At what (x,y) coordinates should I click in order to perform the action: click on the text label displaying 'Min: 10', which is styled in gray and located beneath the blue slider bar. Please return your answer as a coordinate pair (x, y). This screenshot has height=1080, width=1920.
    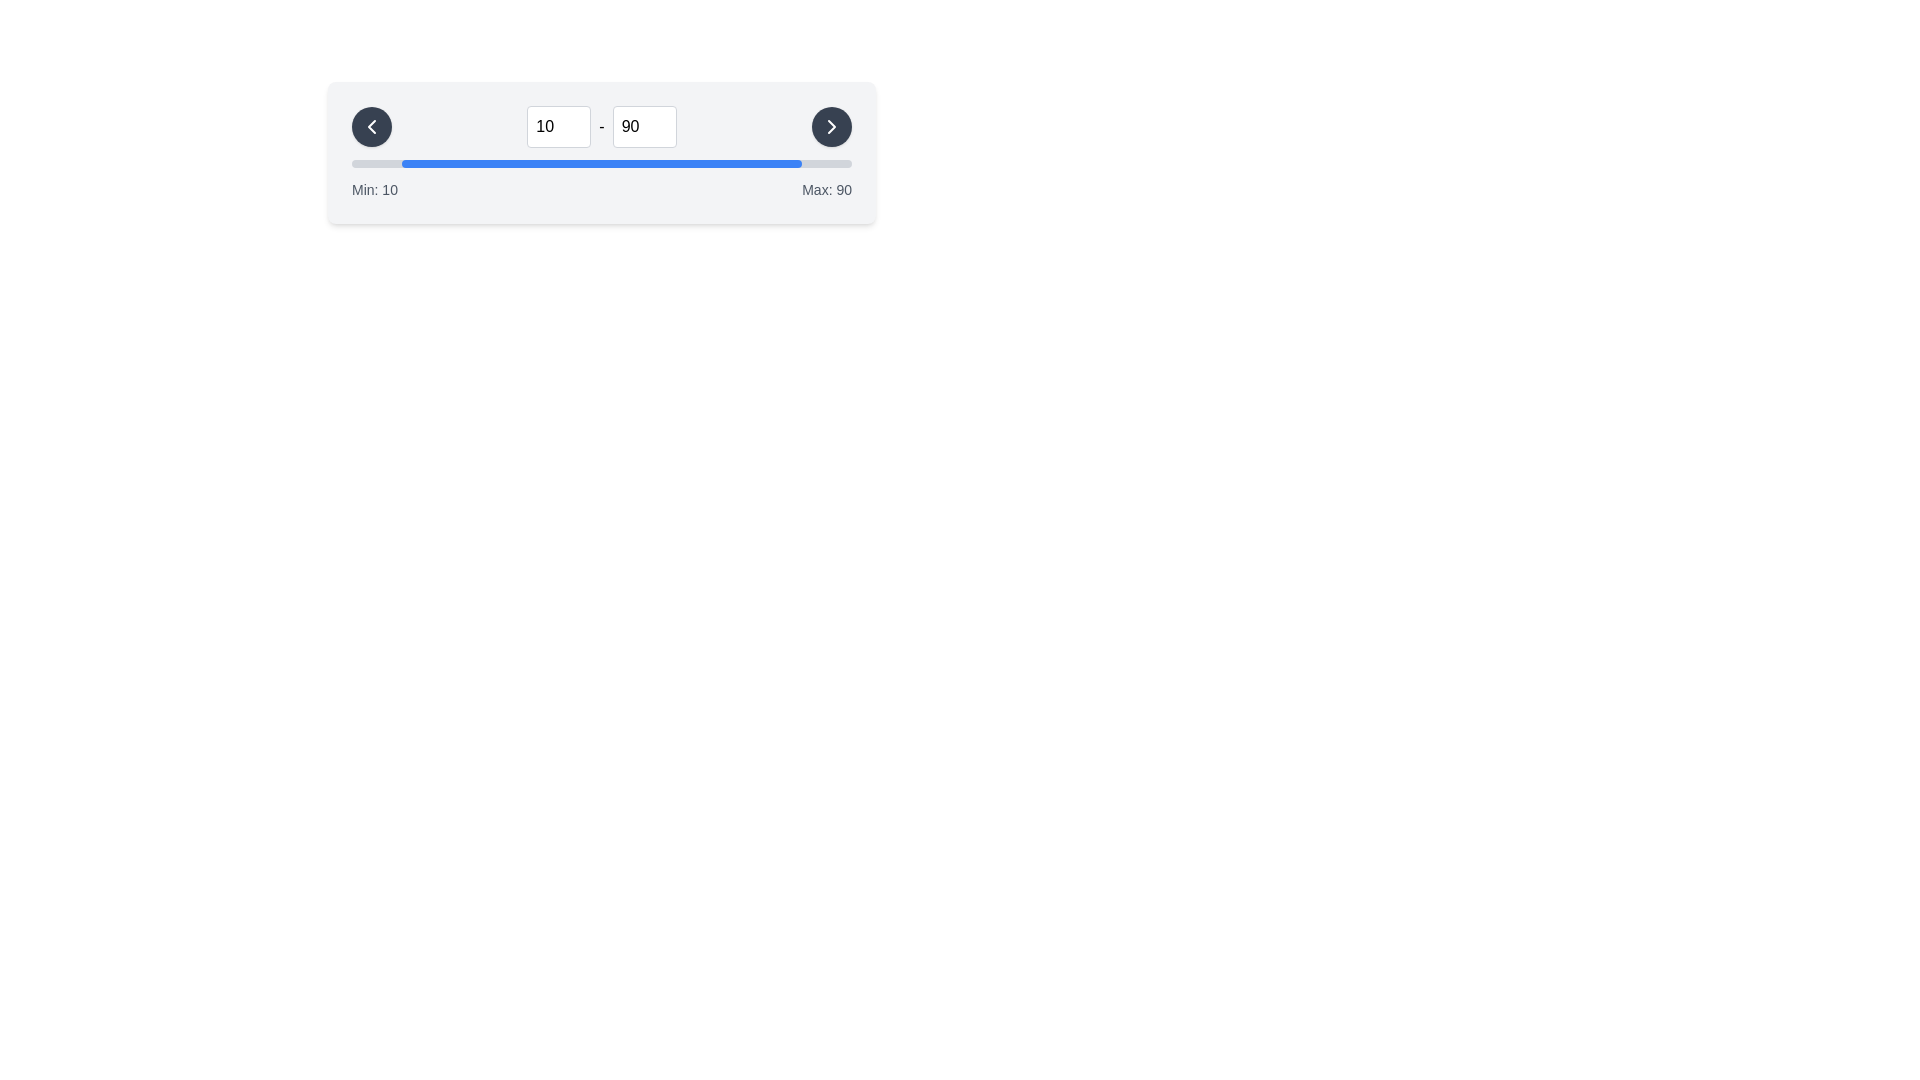
    Looking at the image, I should click on (374, 189).